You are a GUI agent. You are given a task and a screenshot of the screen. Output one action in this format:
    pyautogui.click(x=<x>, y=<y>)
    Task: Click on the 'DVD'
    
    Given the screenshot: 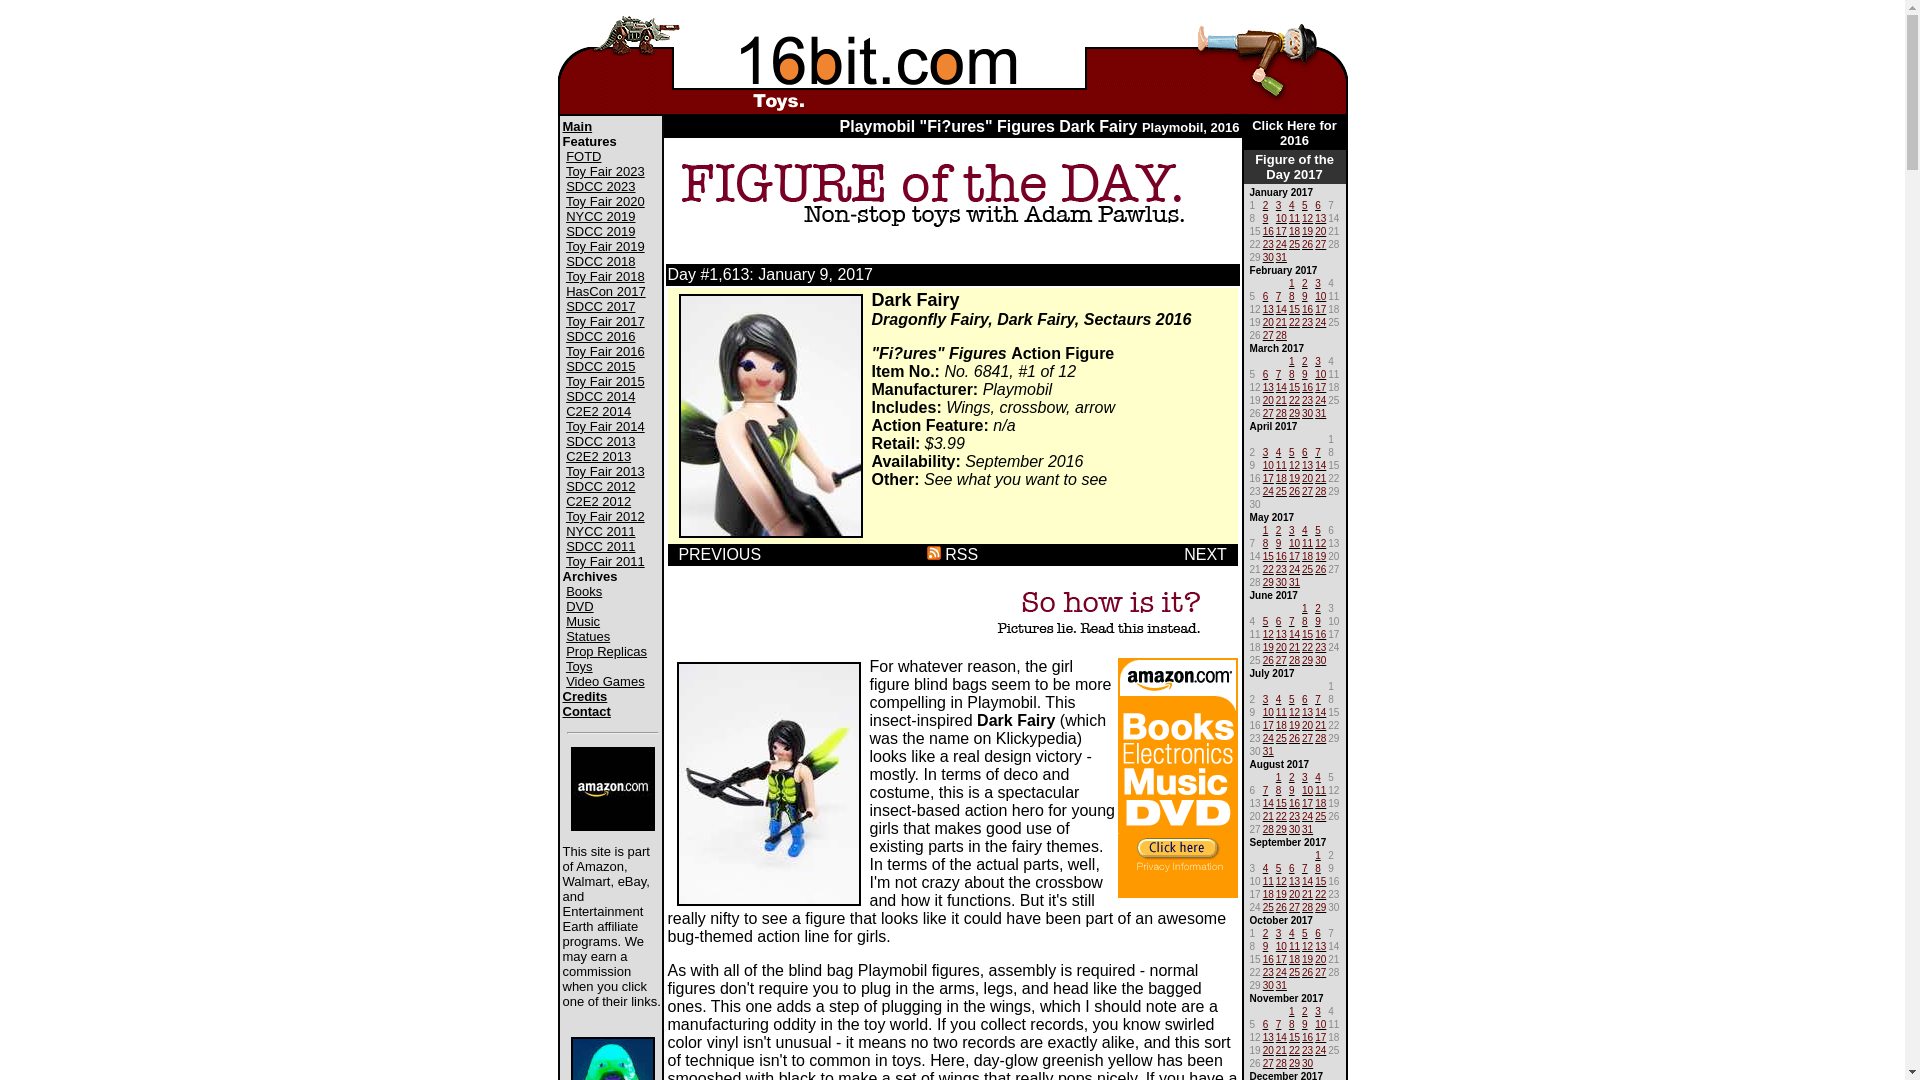 What is the action you would take?
    pyautogui.click(x=578, y=605)
    